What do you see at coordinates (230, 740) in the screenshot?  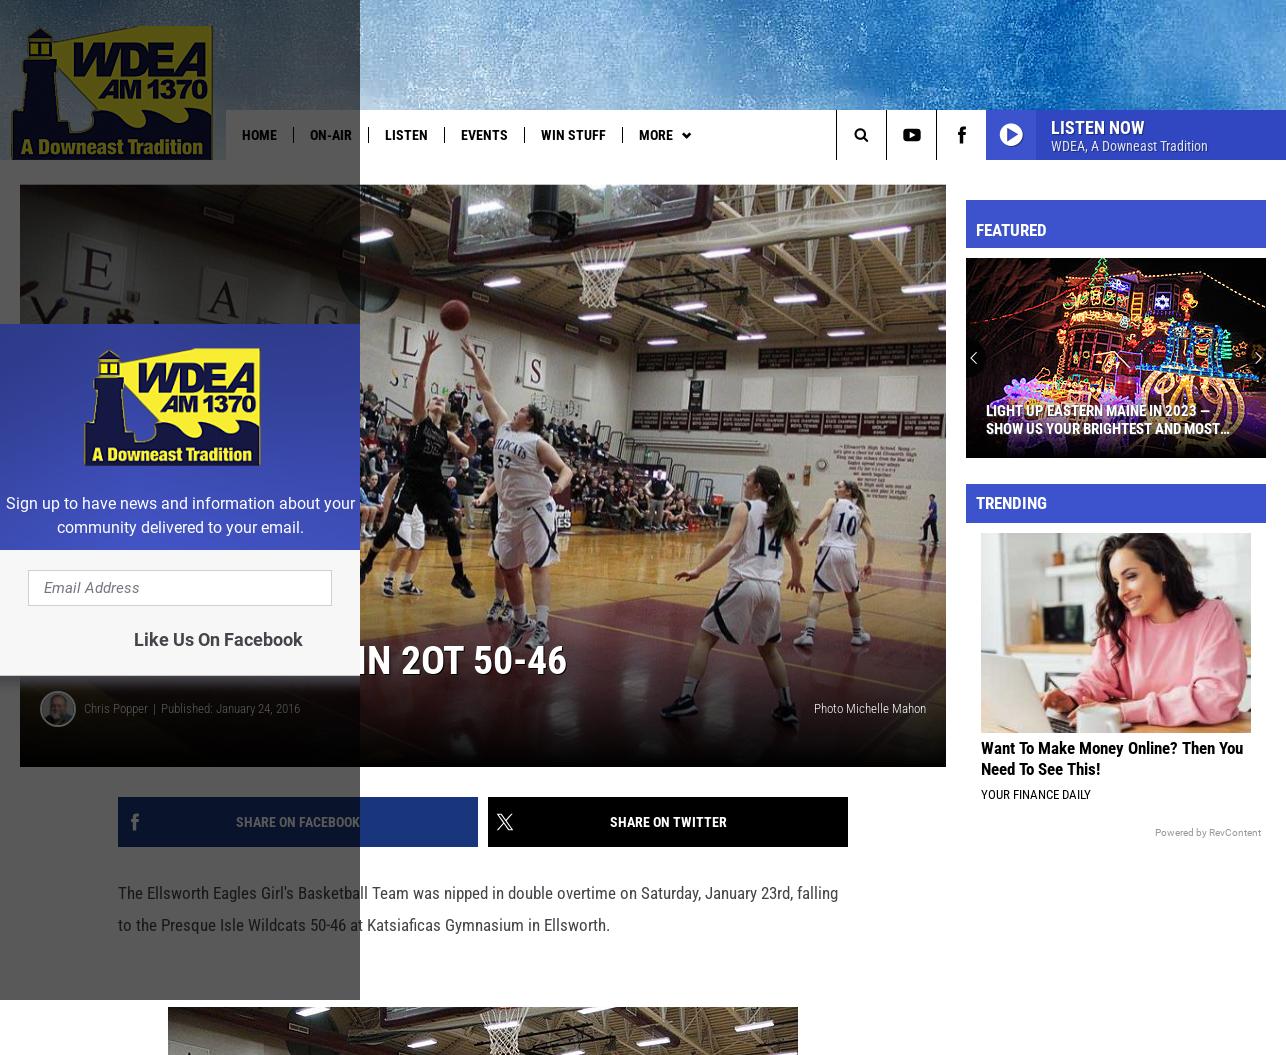 I see `'Published: January 24, 2016'` at bounding box center [230, 740].